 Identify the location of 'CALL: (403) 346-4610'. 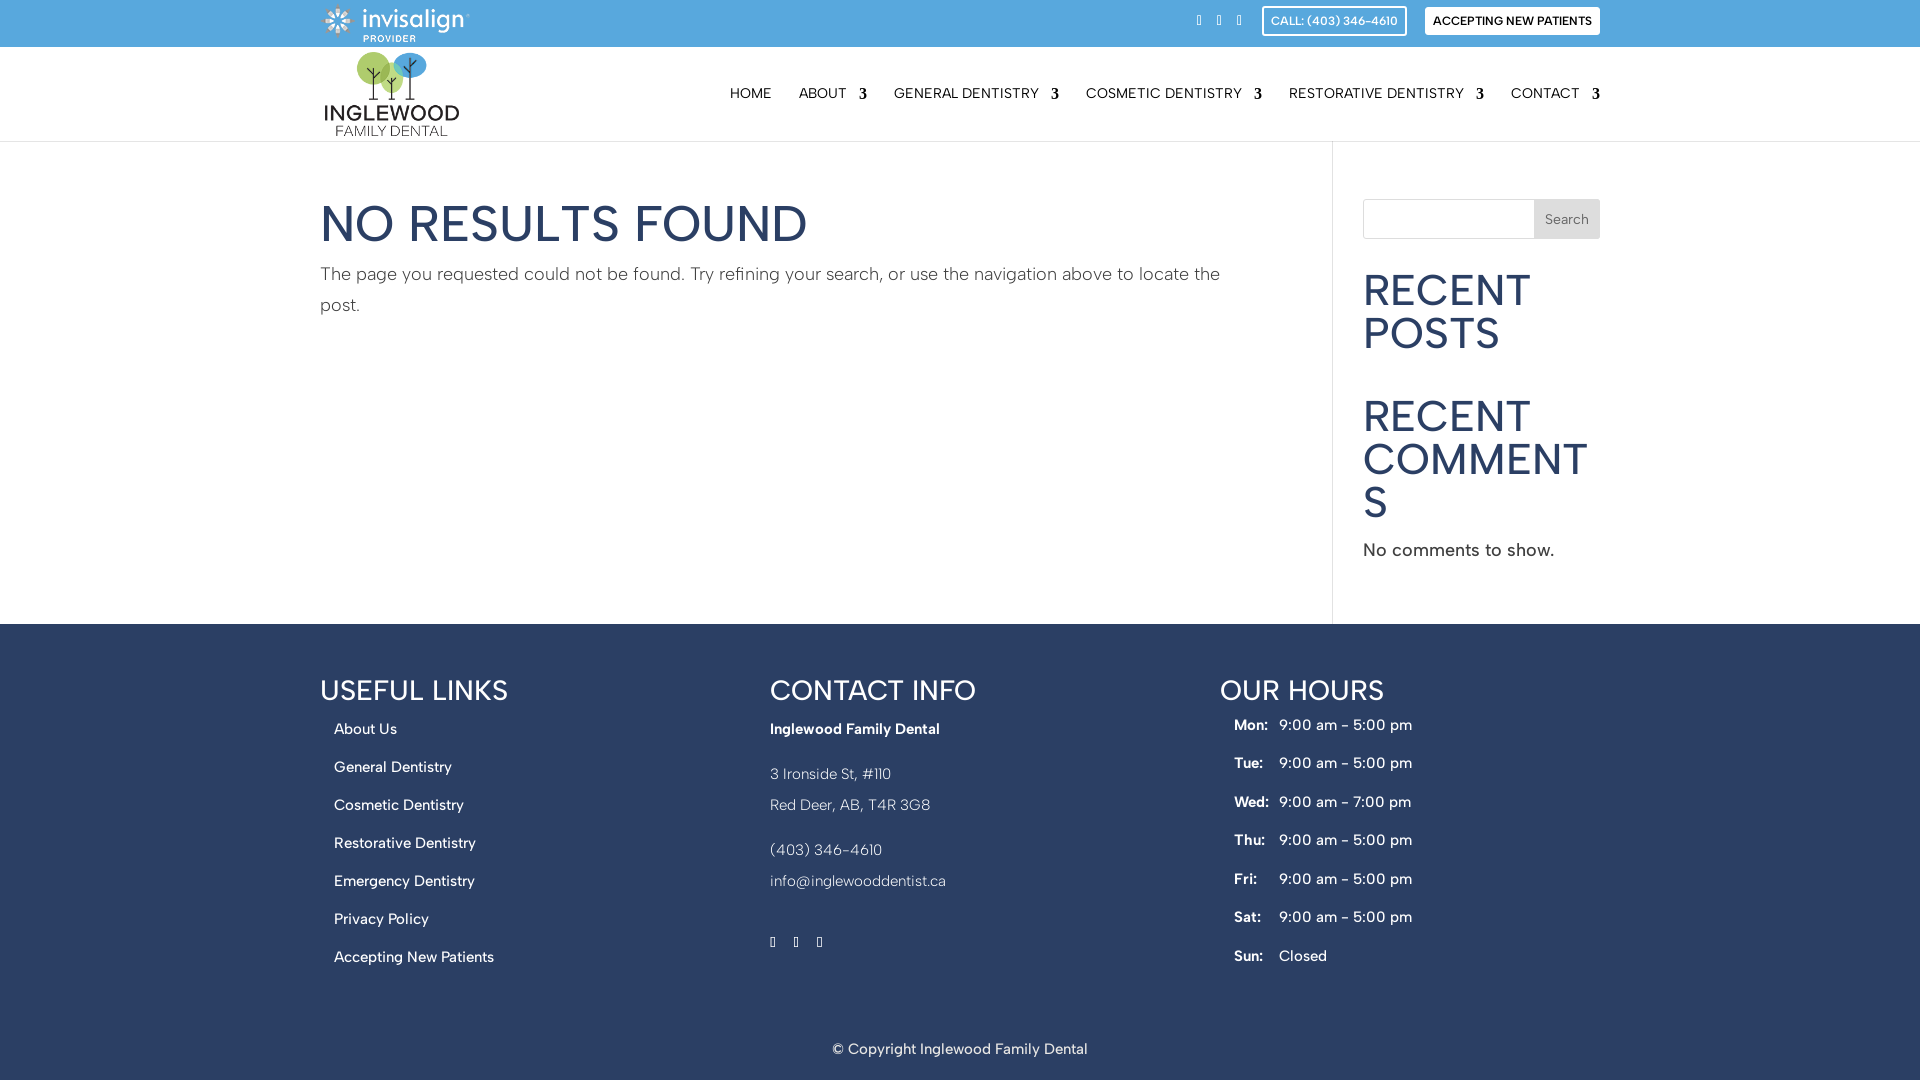
(1334, 20).